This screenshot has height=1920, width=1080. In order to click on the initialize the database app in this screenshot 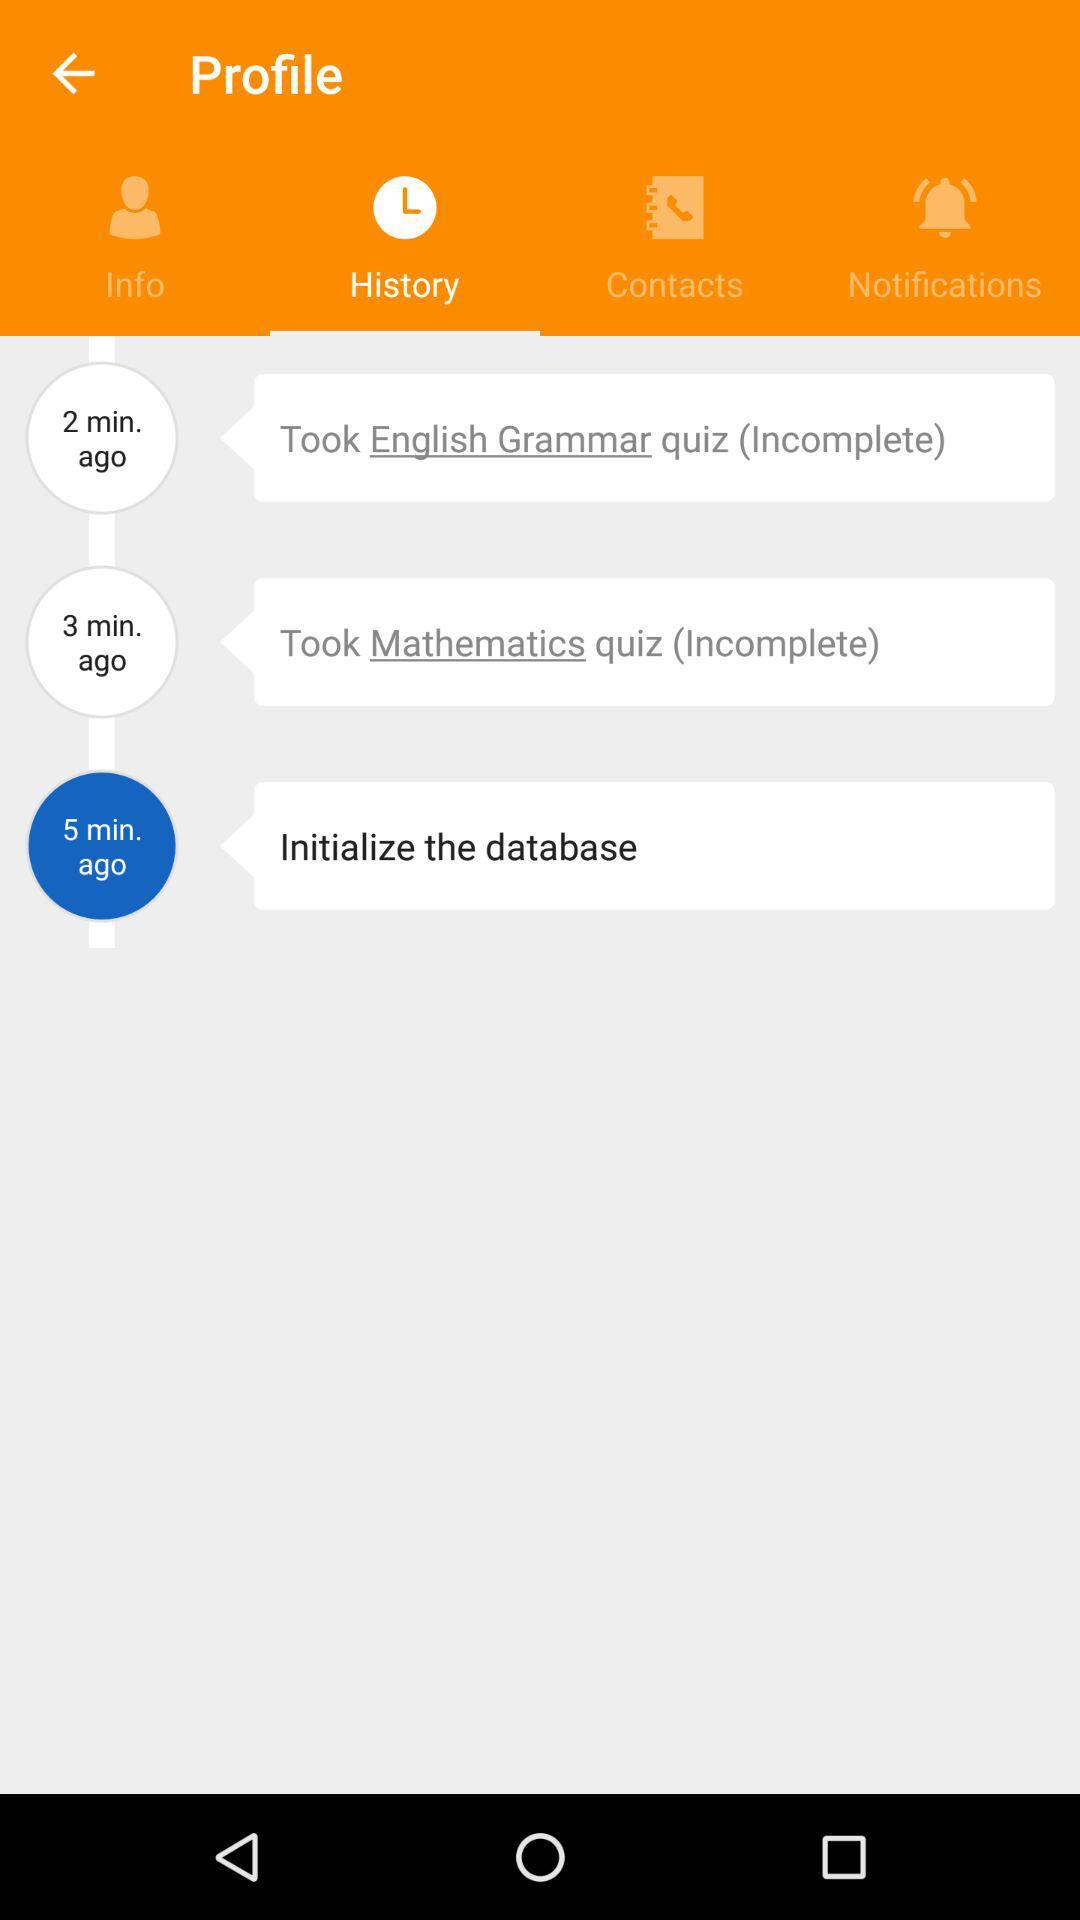, I will do `click(654, 845)`.